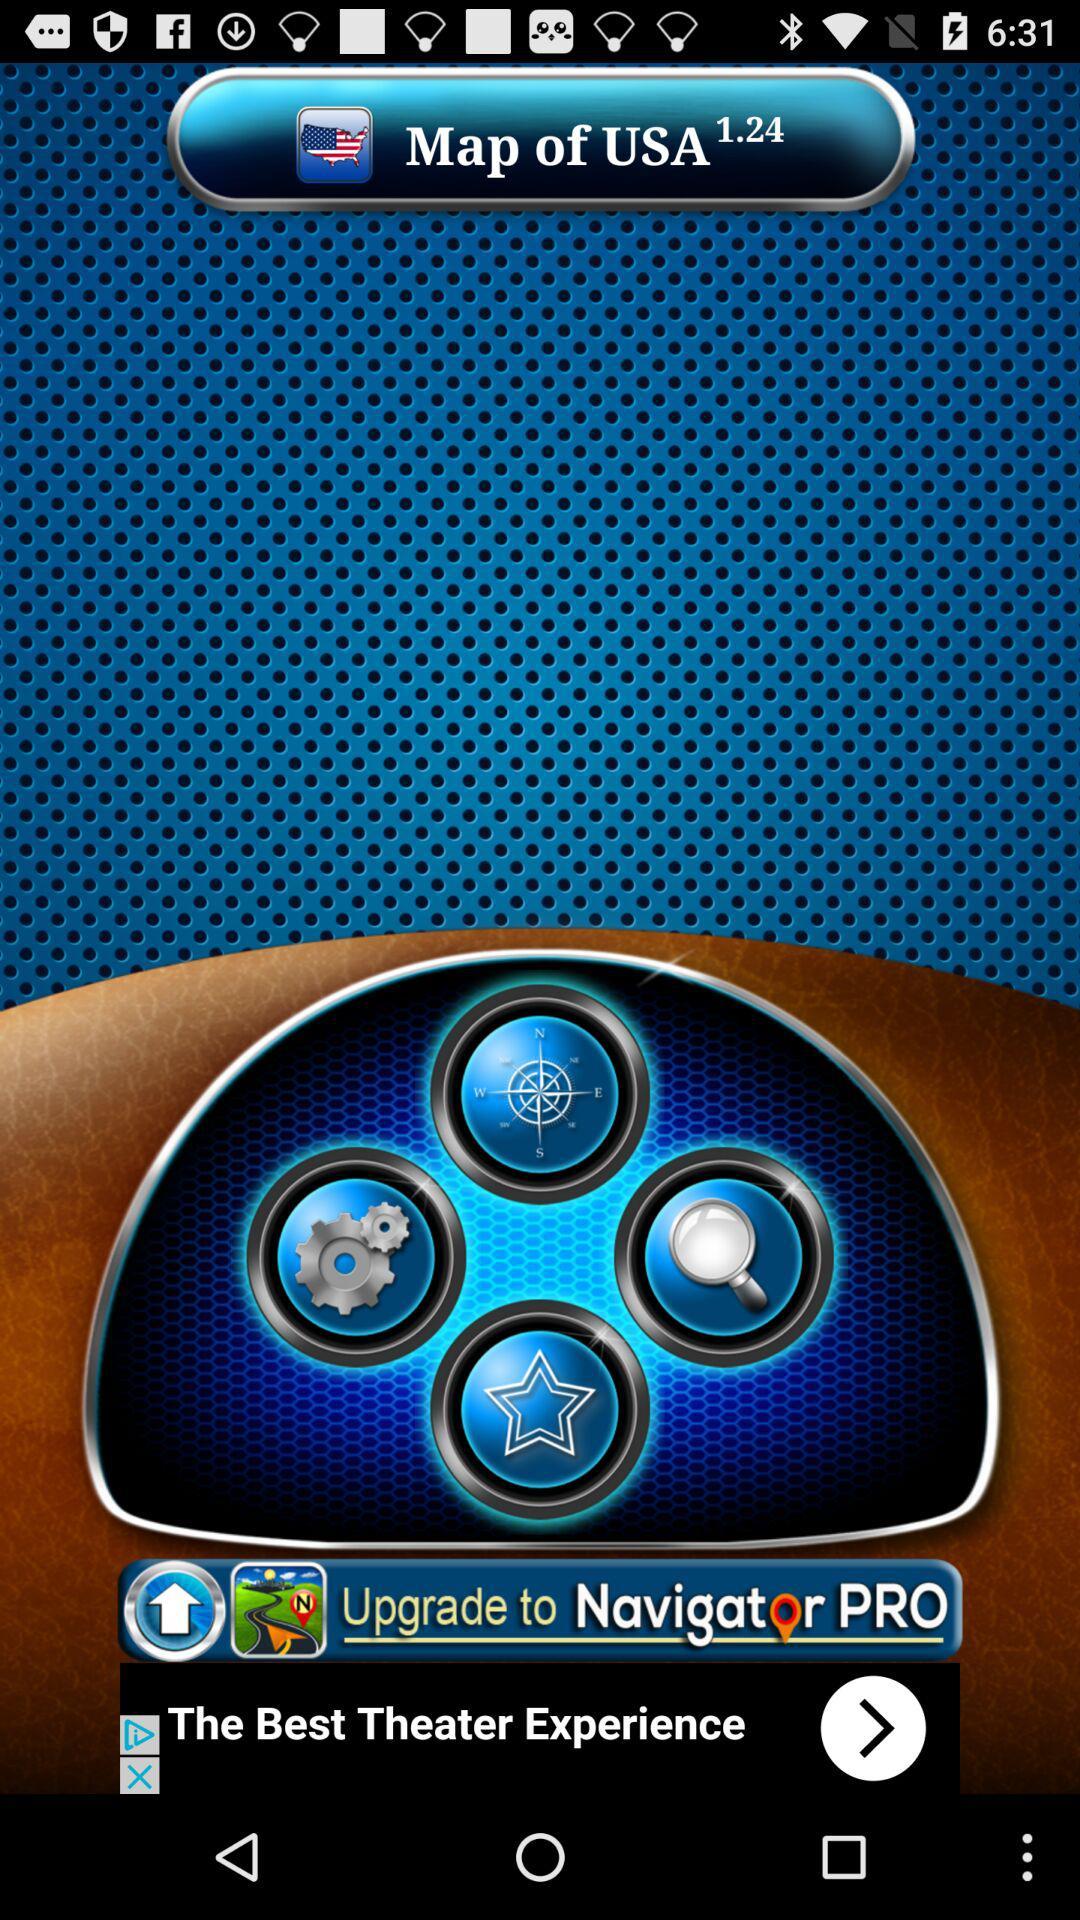 The height and width of the screenshot is (1920, 1080). What do you see at coordinates (538, 1408) in the screenshot?
I see `selct the button` at bounding box center [538, 1408].